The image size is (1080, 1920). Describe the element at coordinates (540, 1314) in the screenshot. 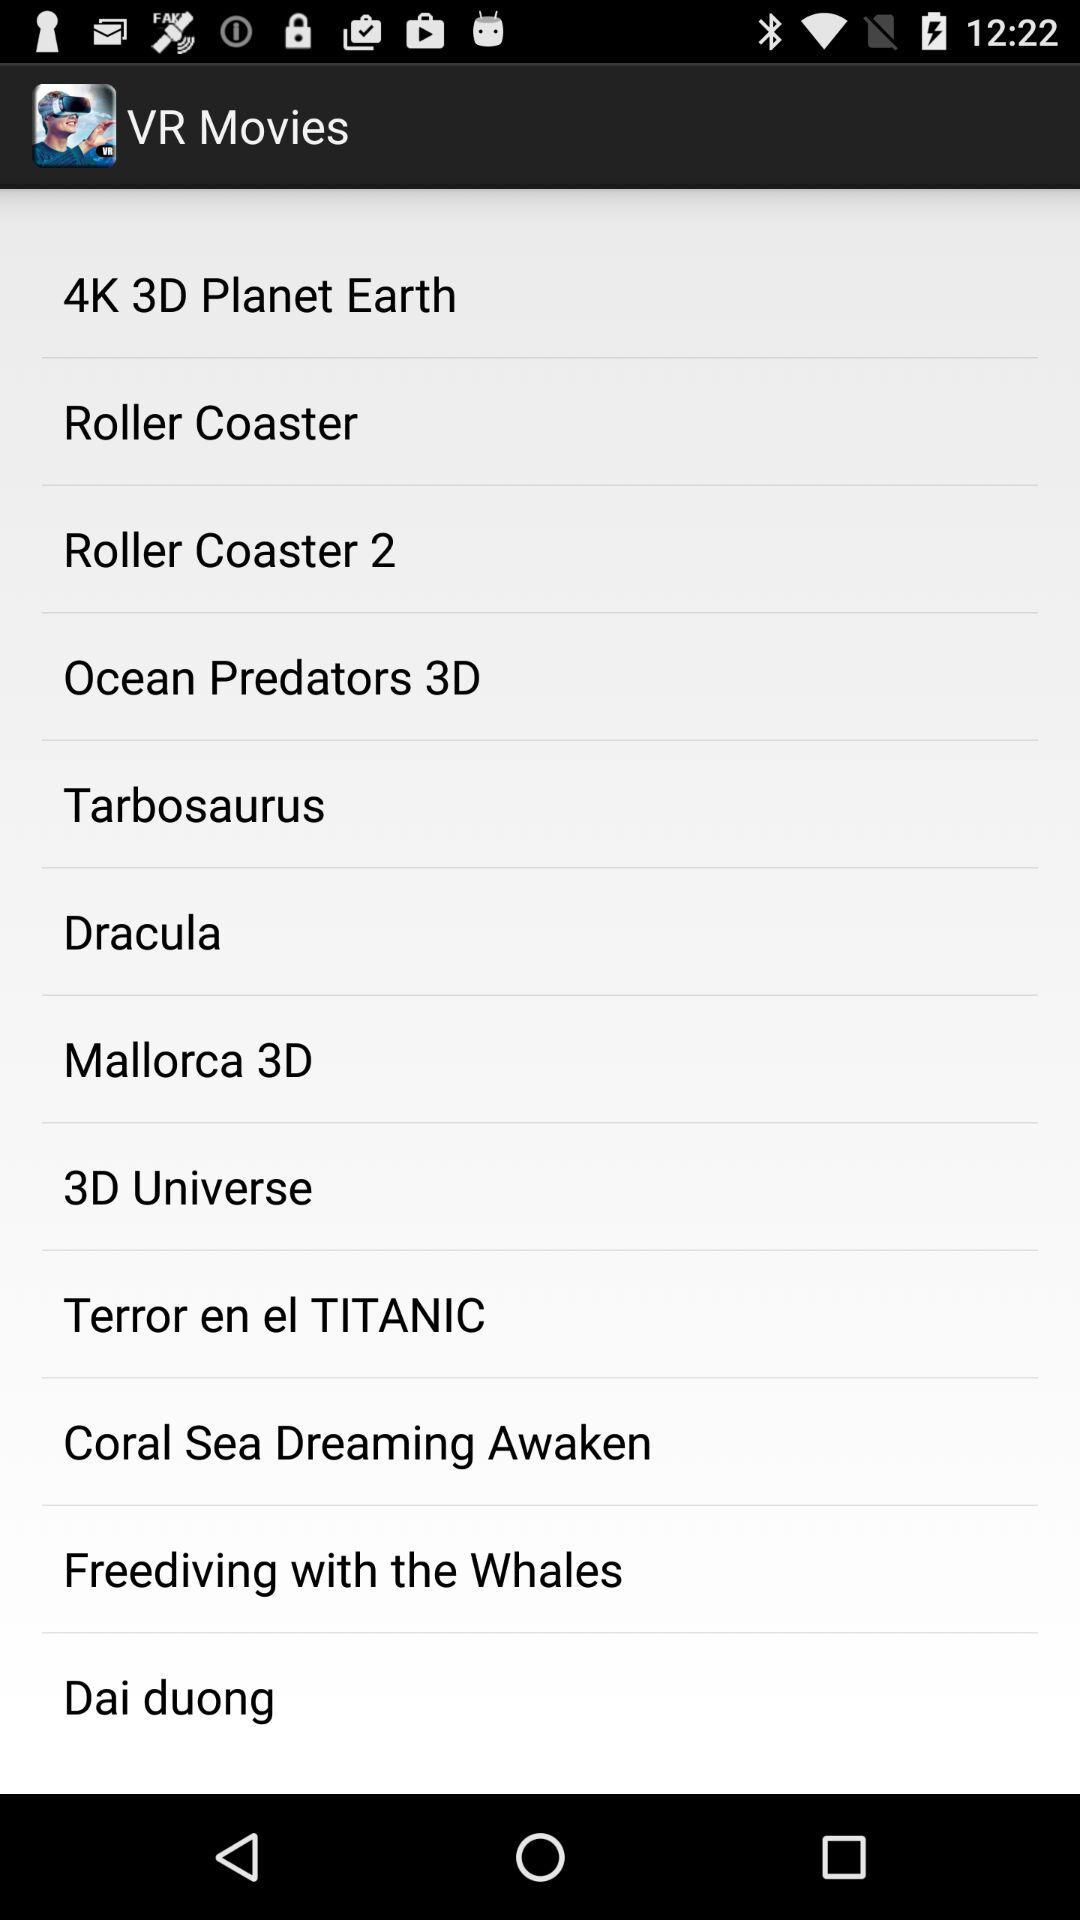

I see `item above the coral sea dreaming app` at that location.